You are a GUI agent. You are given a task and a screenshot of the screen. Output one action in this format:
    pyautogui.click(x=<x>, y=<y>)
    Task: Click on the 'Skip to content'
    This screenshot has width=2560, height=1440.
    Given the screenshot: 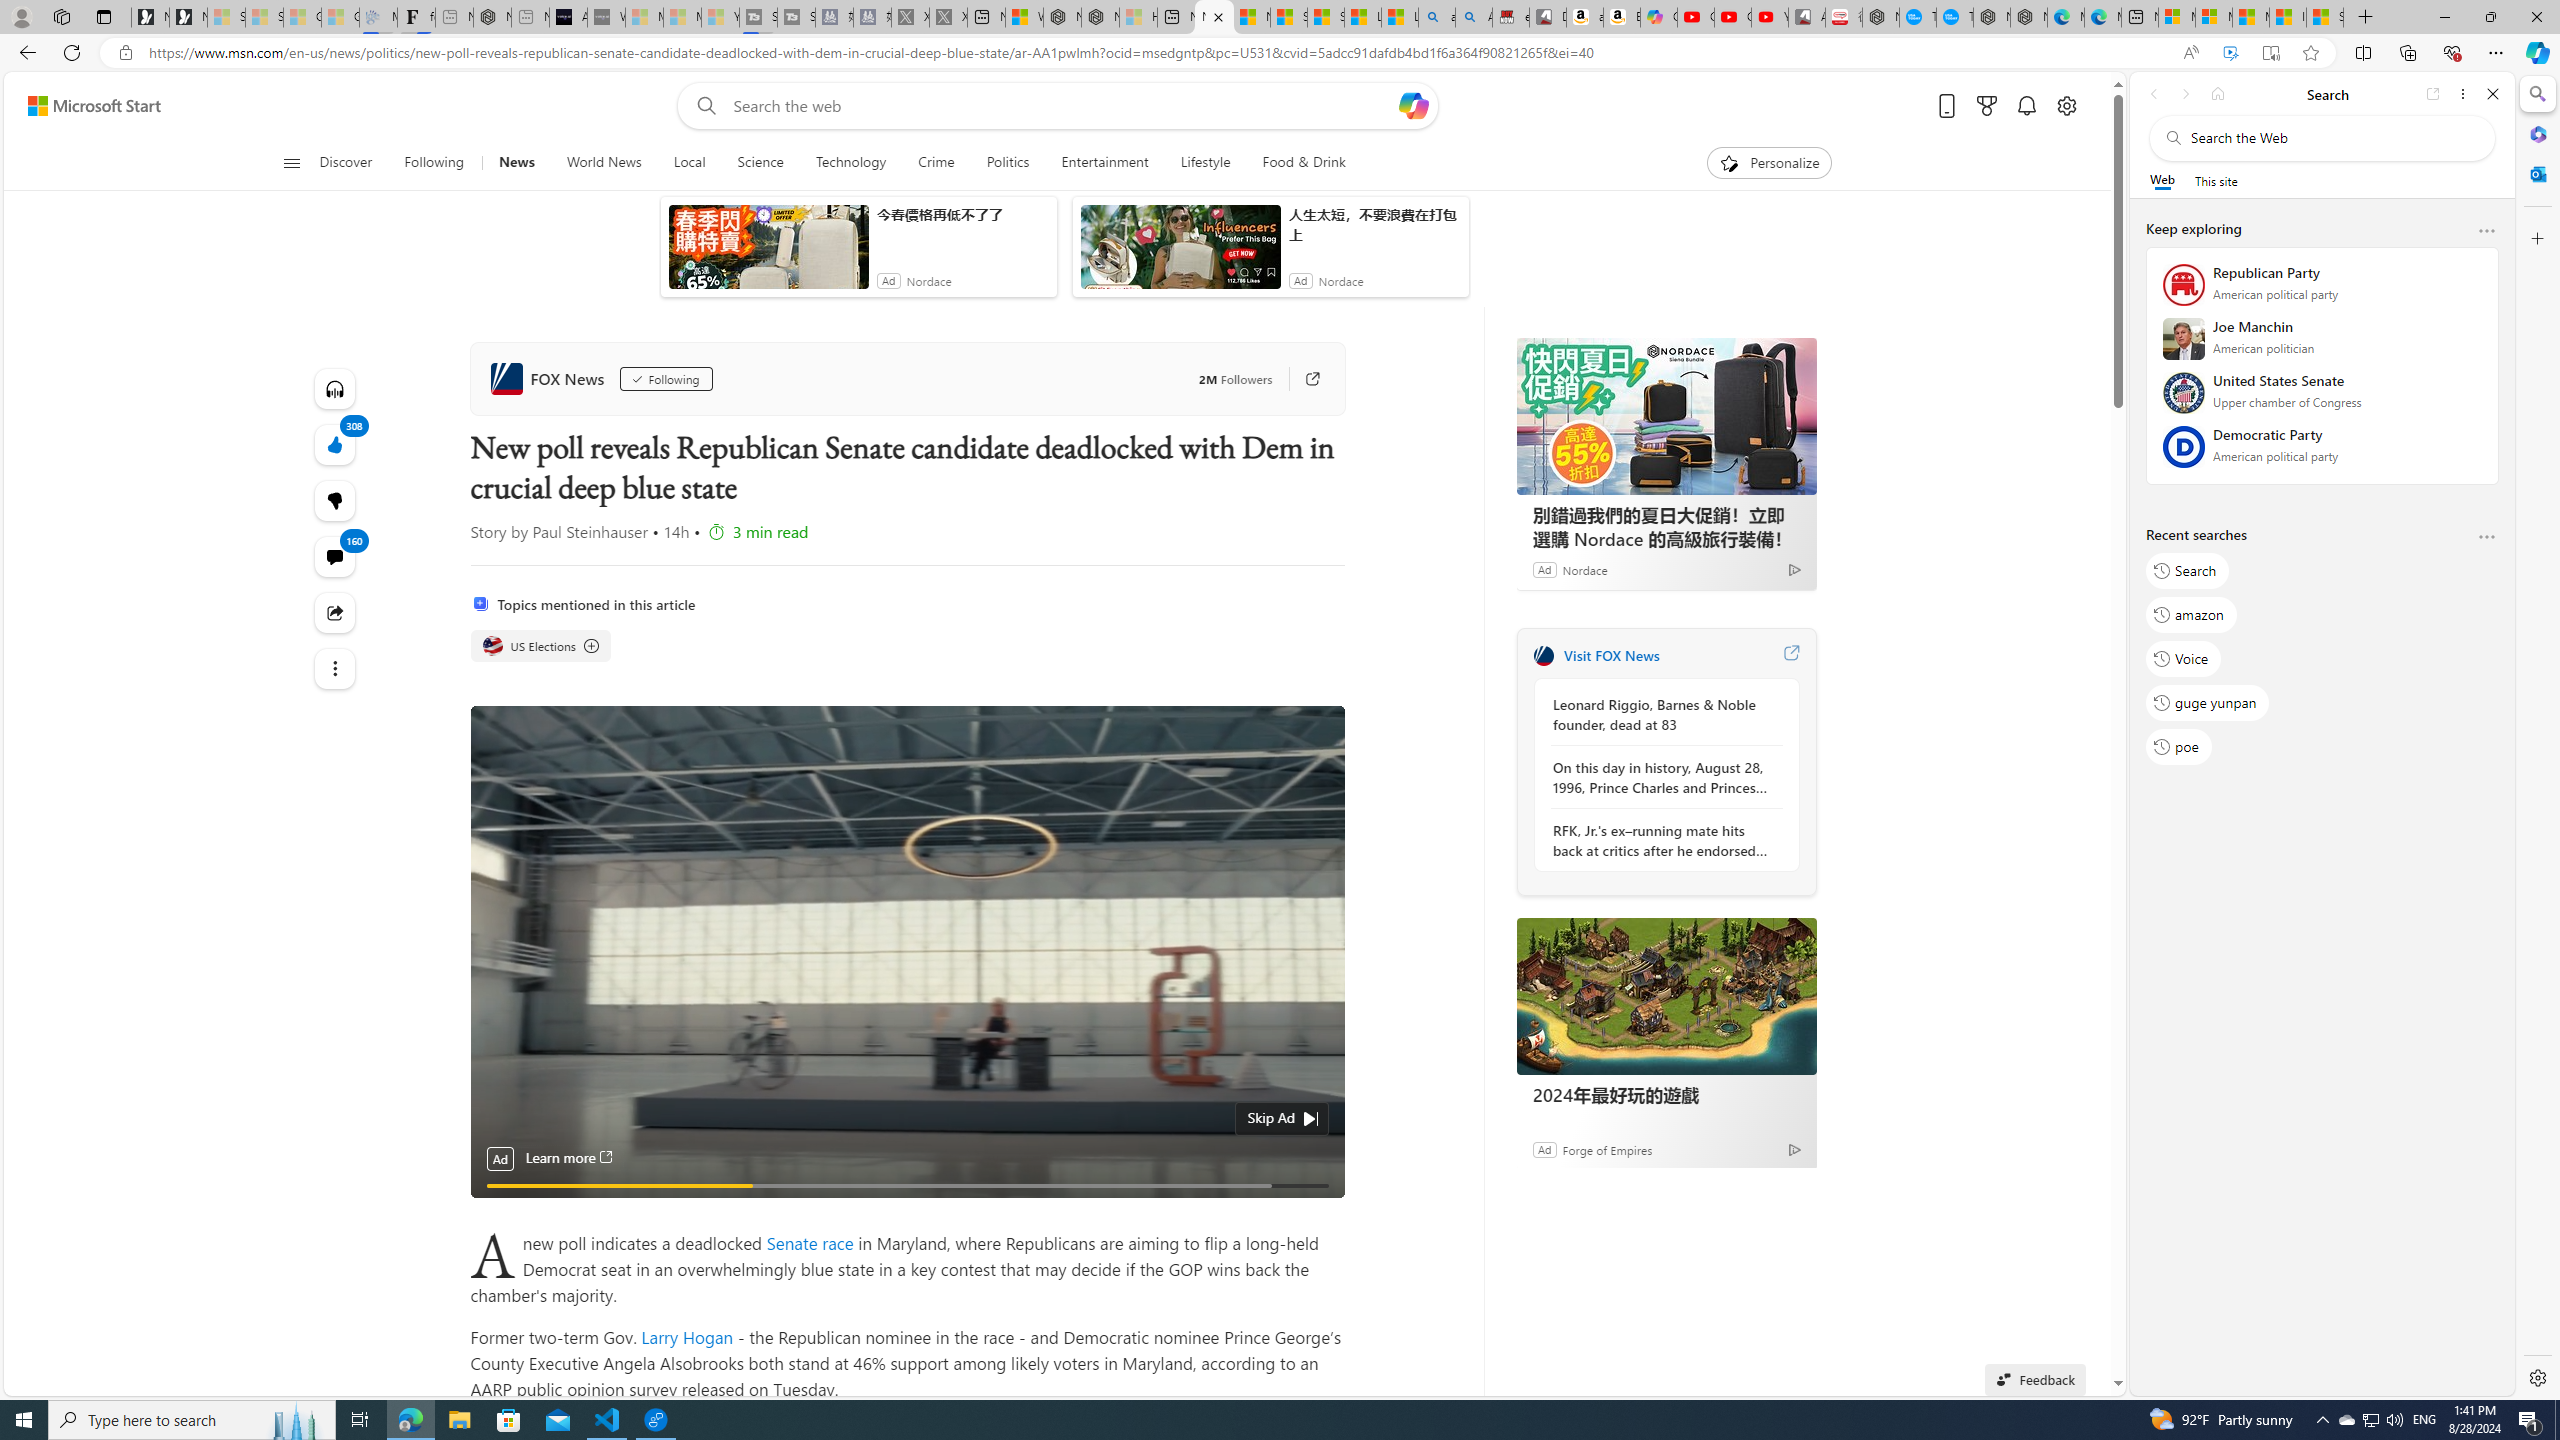 What is the action you would take?
    pyautogui.click(x=86, y=104)
    